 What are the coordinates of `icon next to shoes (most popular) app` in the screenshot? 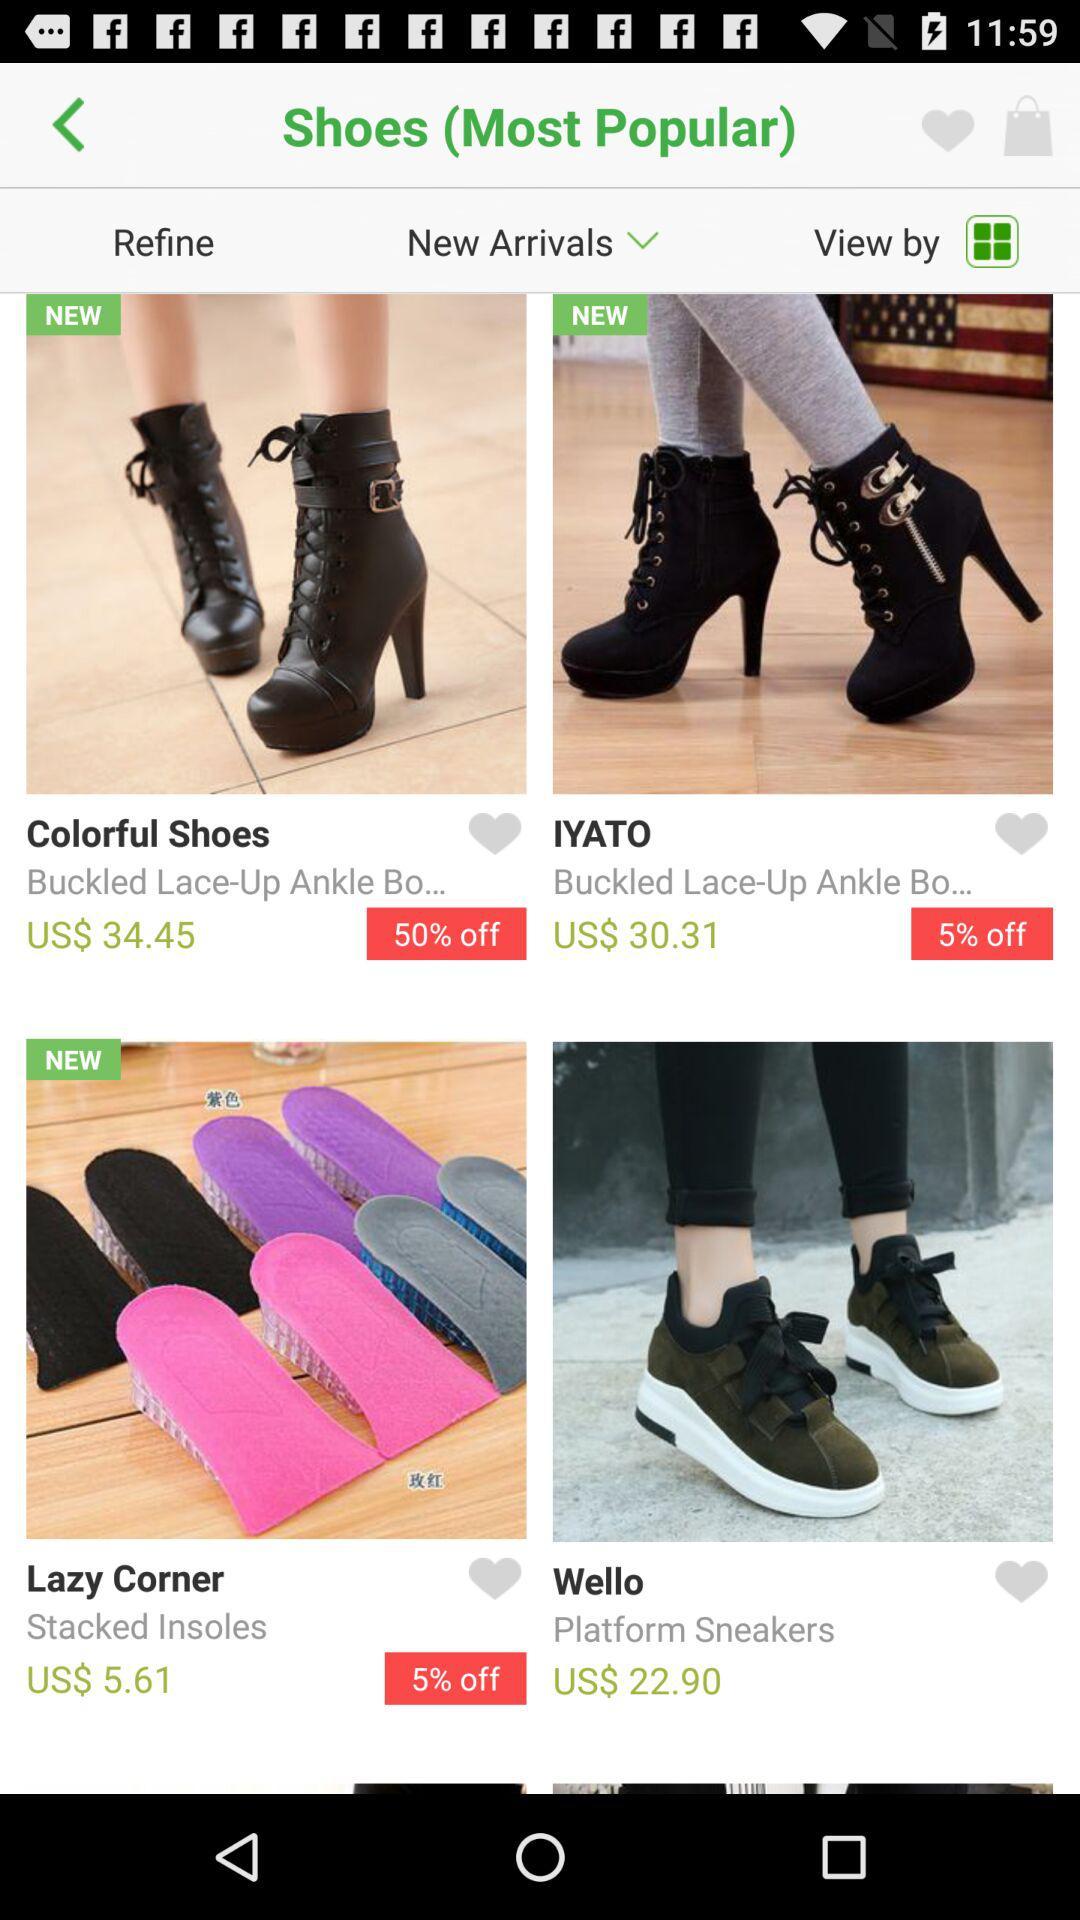 It's located at (73, 124).